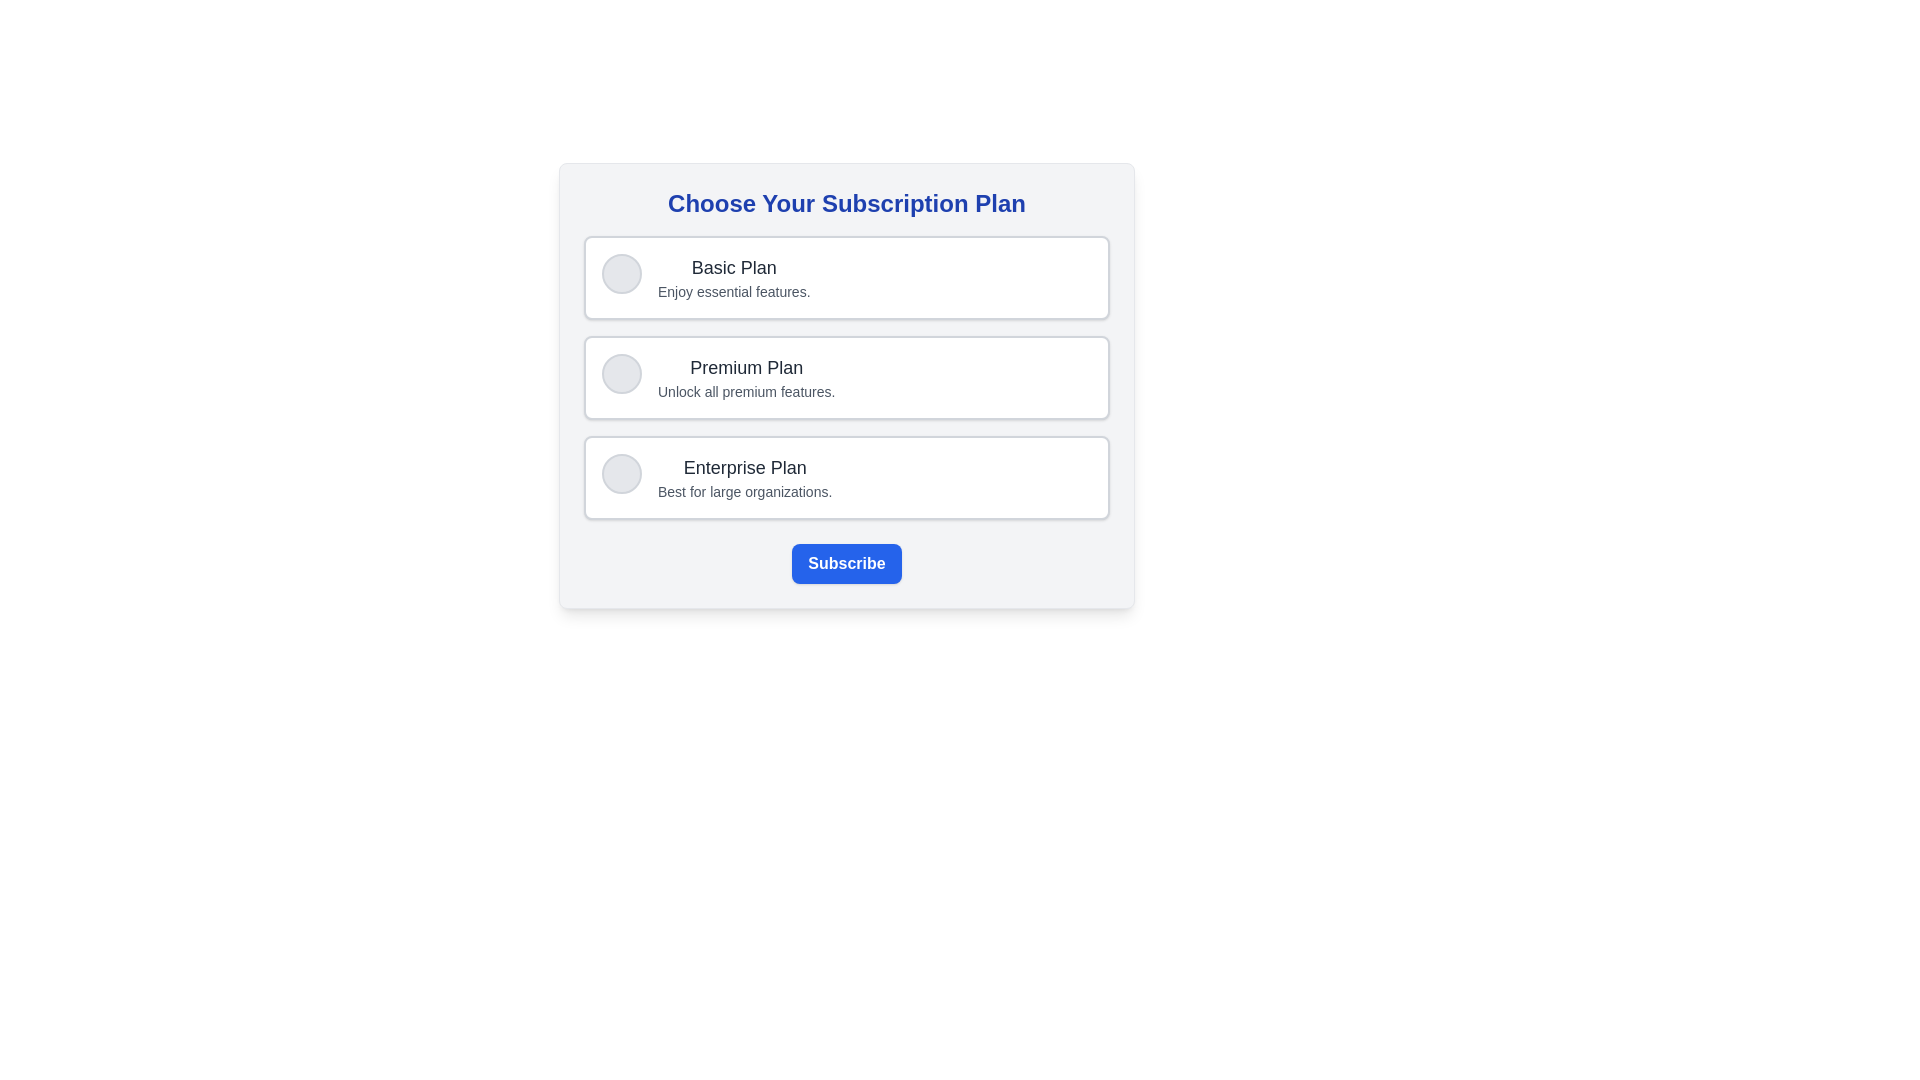 Image resolution: width=1920 pixels, height=1080 pixels. Describe the element at coordinates (744, 478) in the screenshot. I see `information displayed in the 'Enterprise Plan' text block, which includes the main text 'Enterprise Plan' and the supporting text 'Best for large organizations.'` at that location.